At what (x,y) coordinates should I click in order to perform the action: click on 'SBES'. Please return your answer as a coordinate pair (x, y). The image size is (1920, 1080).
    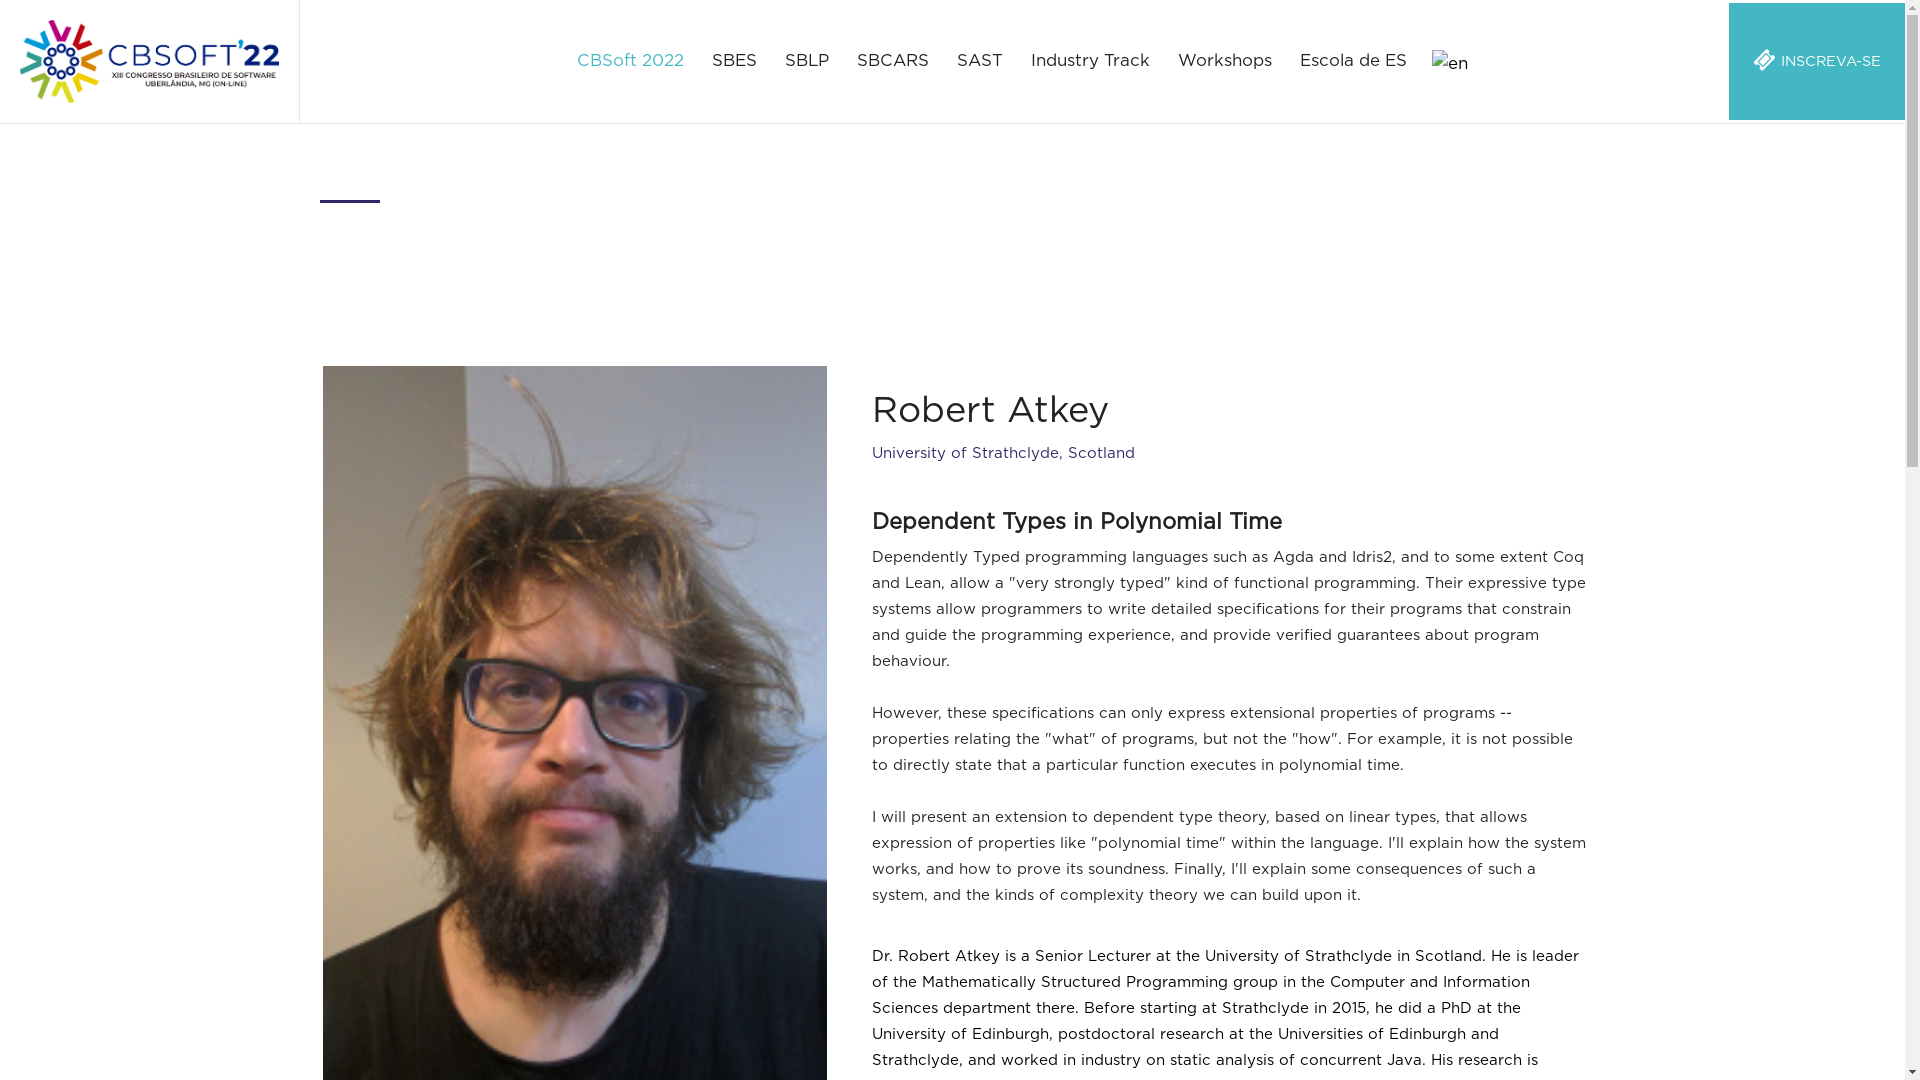
    Looking at the image, I should click on (704, 60).